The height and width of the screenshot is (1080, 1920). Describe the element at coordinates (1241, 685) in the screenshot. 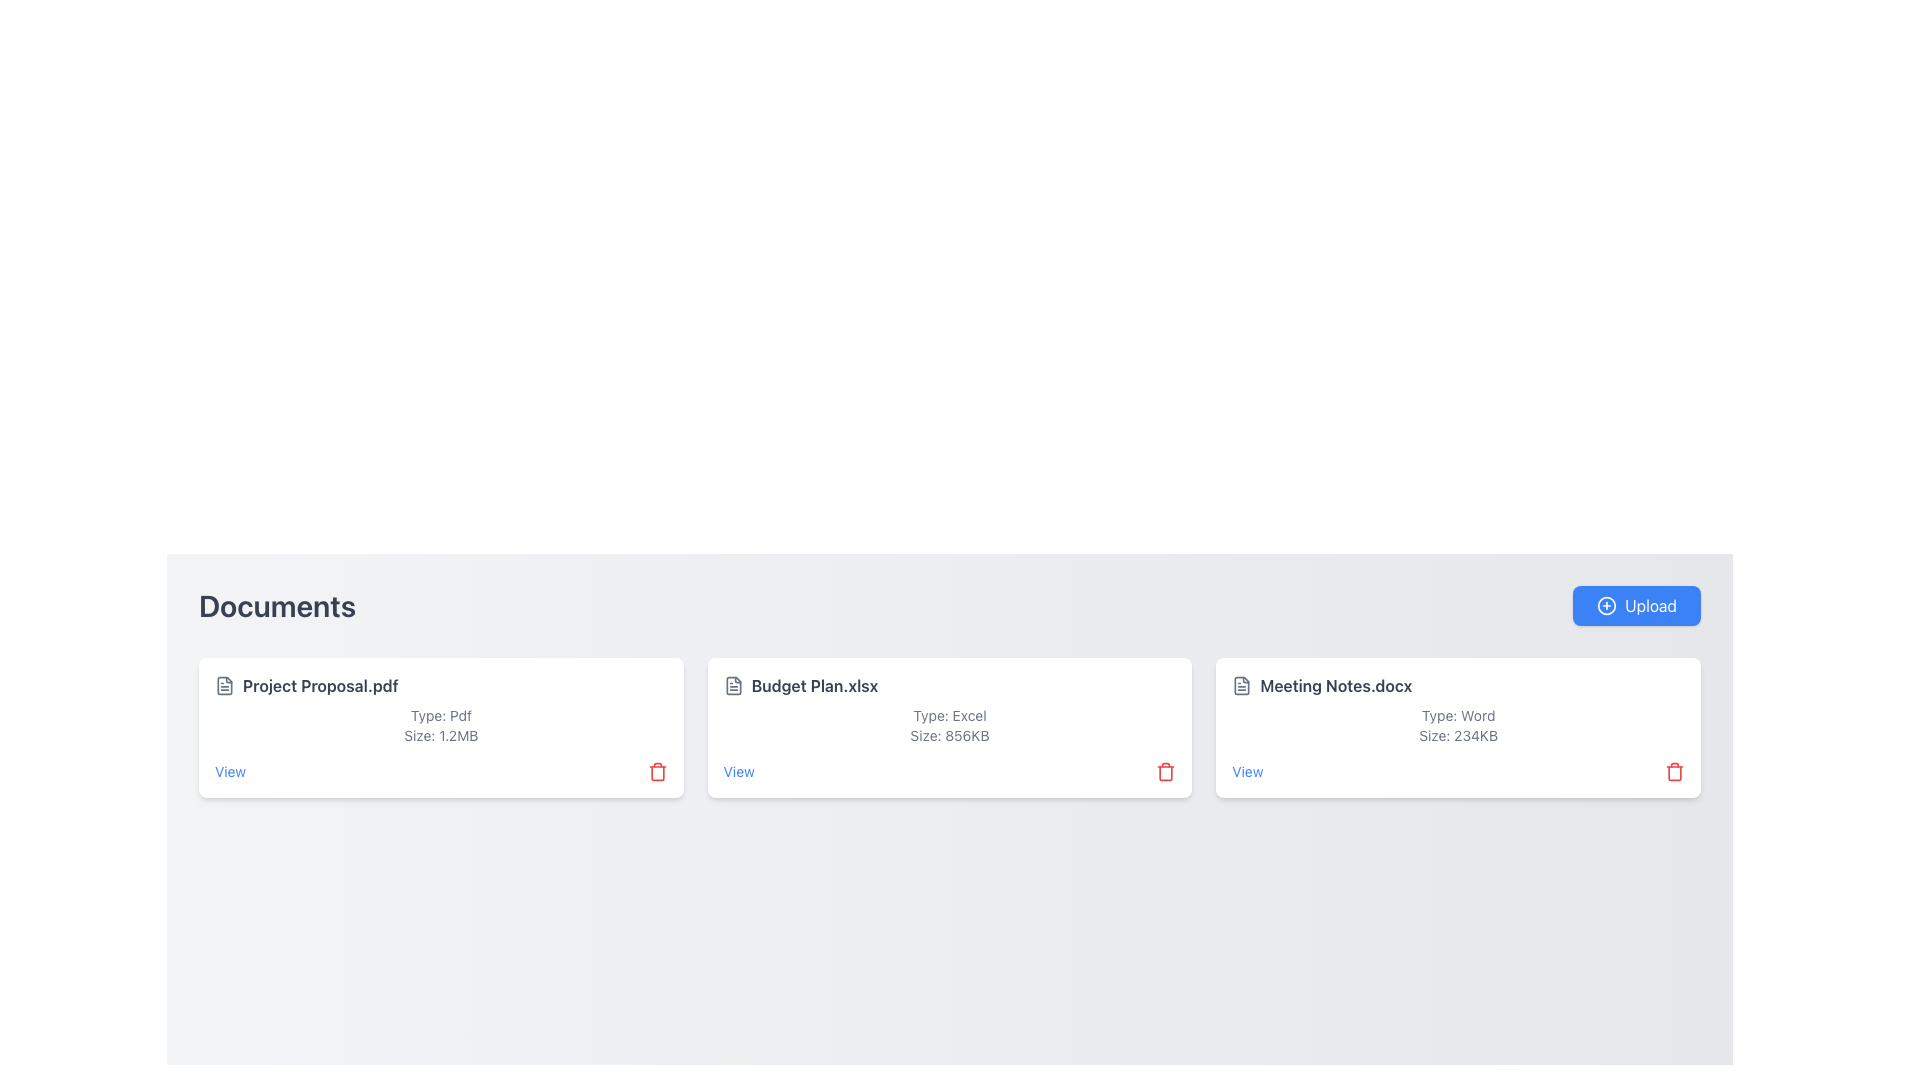

I see `the document format icon` at that location.